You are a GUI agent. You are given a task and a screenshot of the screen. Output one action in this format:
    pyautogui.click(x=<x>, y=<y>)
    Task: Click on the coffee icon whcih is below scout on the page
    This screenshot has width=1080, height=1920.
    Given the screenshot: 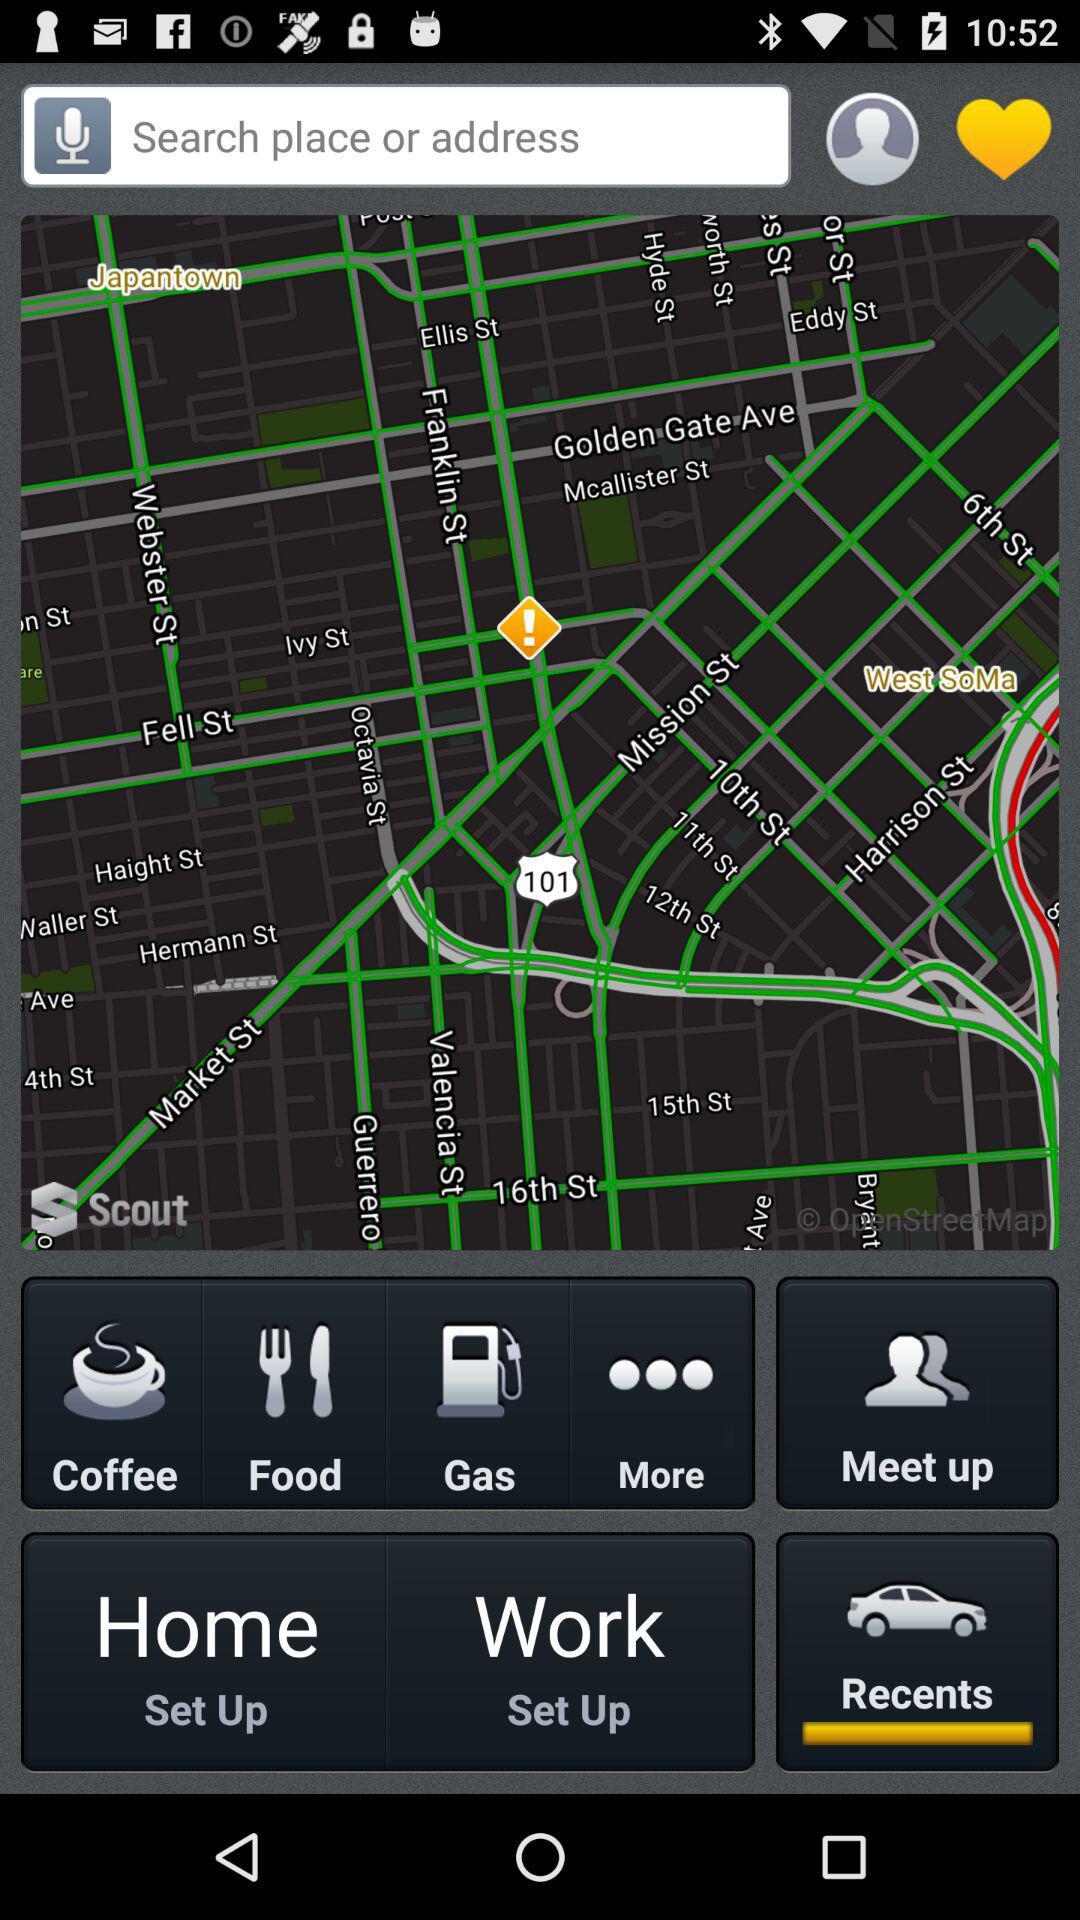 What is the action you would take?
    pyautogui.click(x=114, y=1370)
    